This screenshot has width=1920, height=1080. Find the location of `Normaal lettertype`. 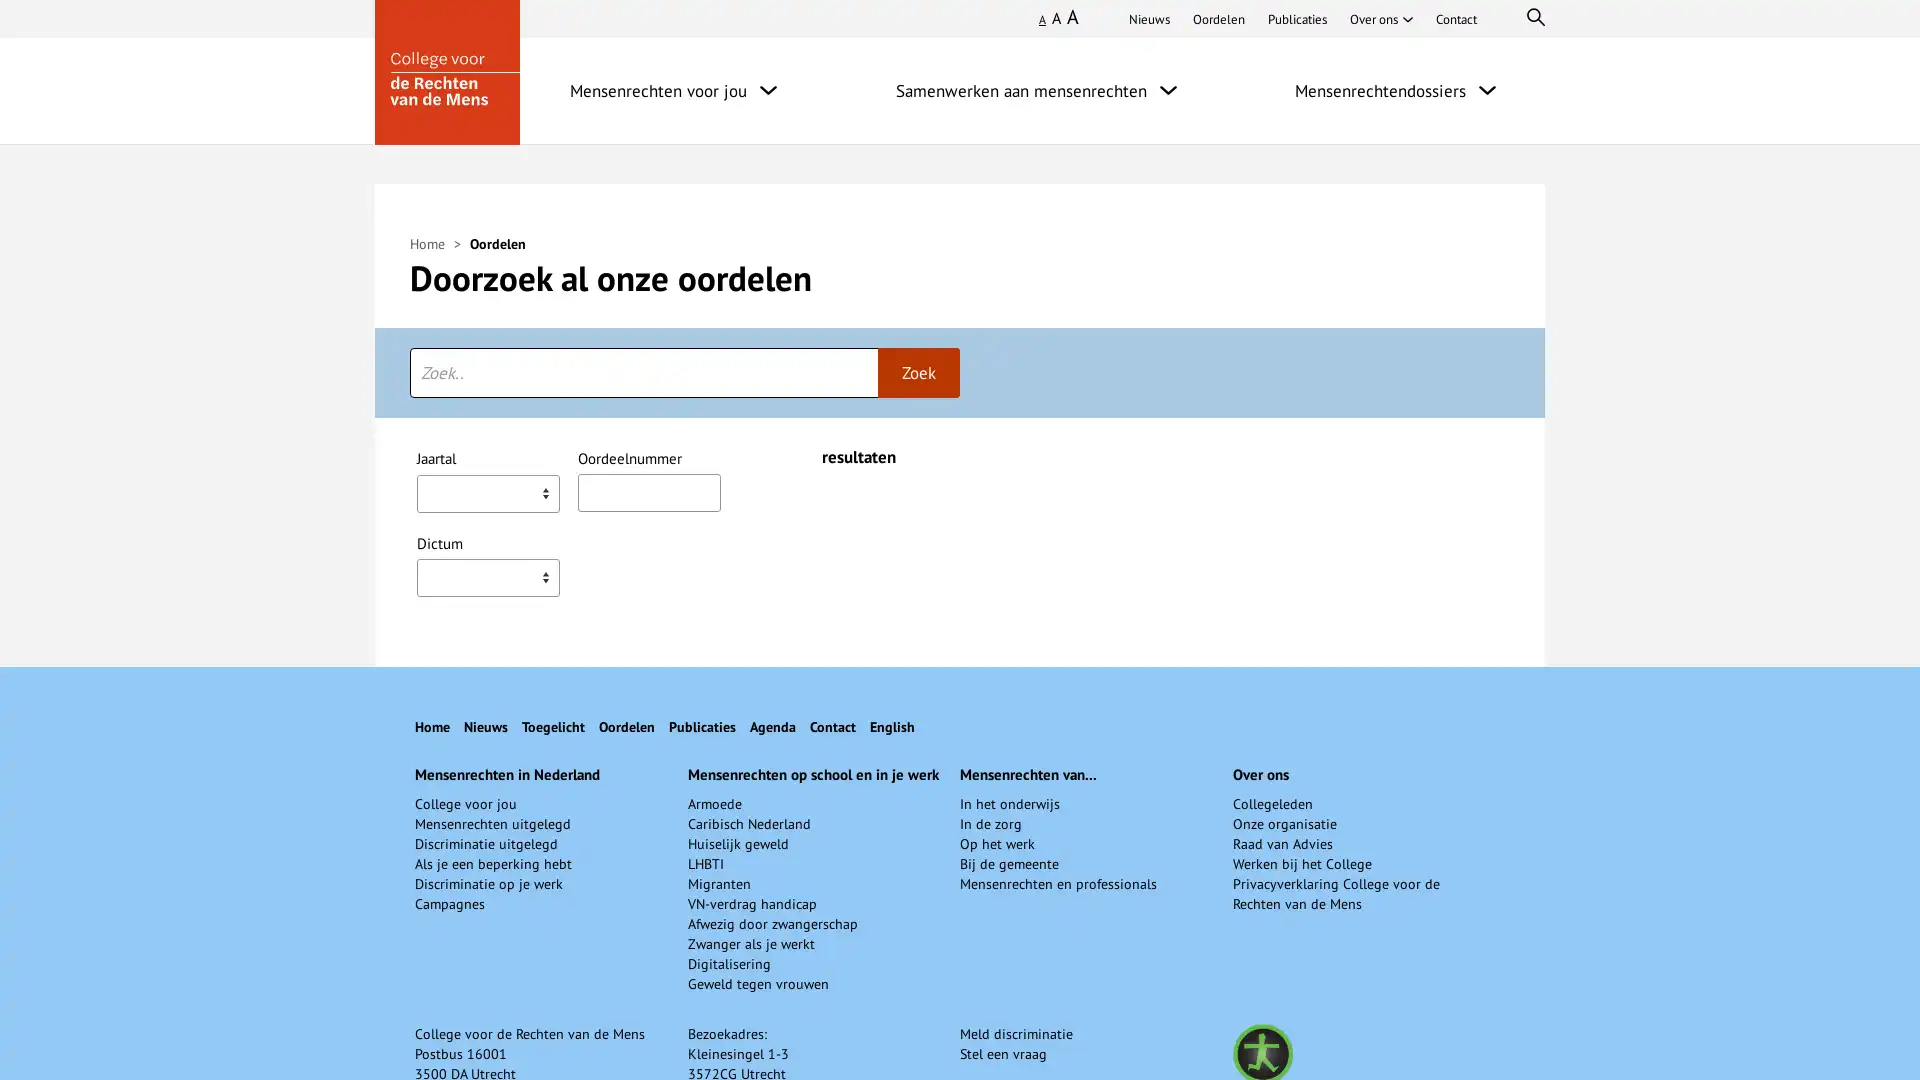

Normaal lettertype is located at coordinates (1055, 18).